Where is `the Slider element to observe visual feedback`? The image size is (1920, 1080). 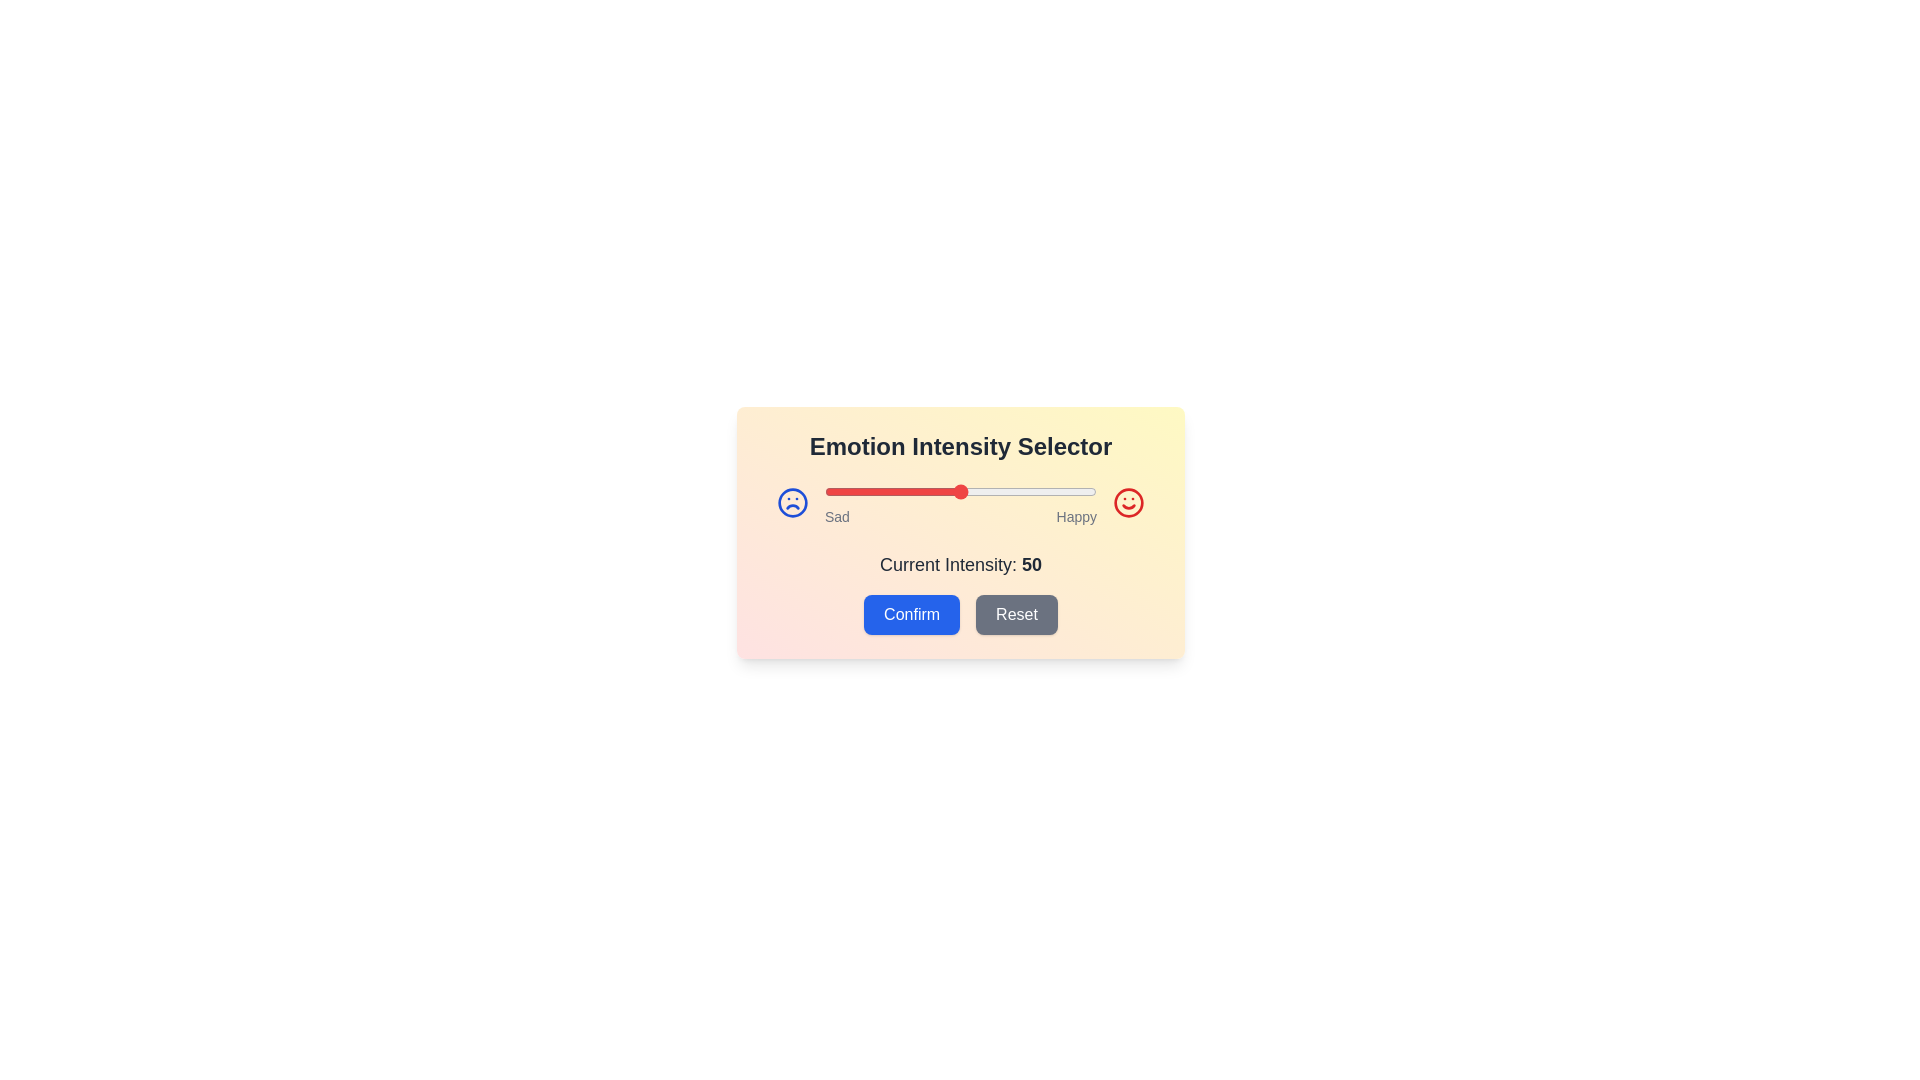 the Slider element to observe visual feedback is located at coordinates (960, 492).